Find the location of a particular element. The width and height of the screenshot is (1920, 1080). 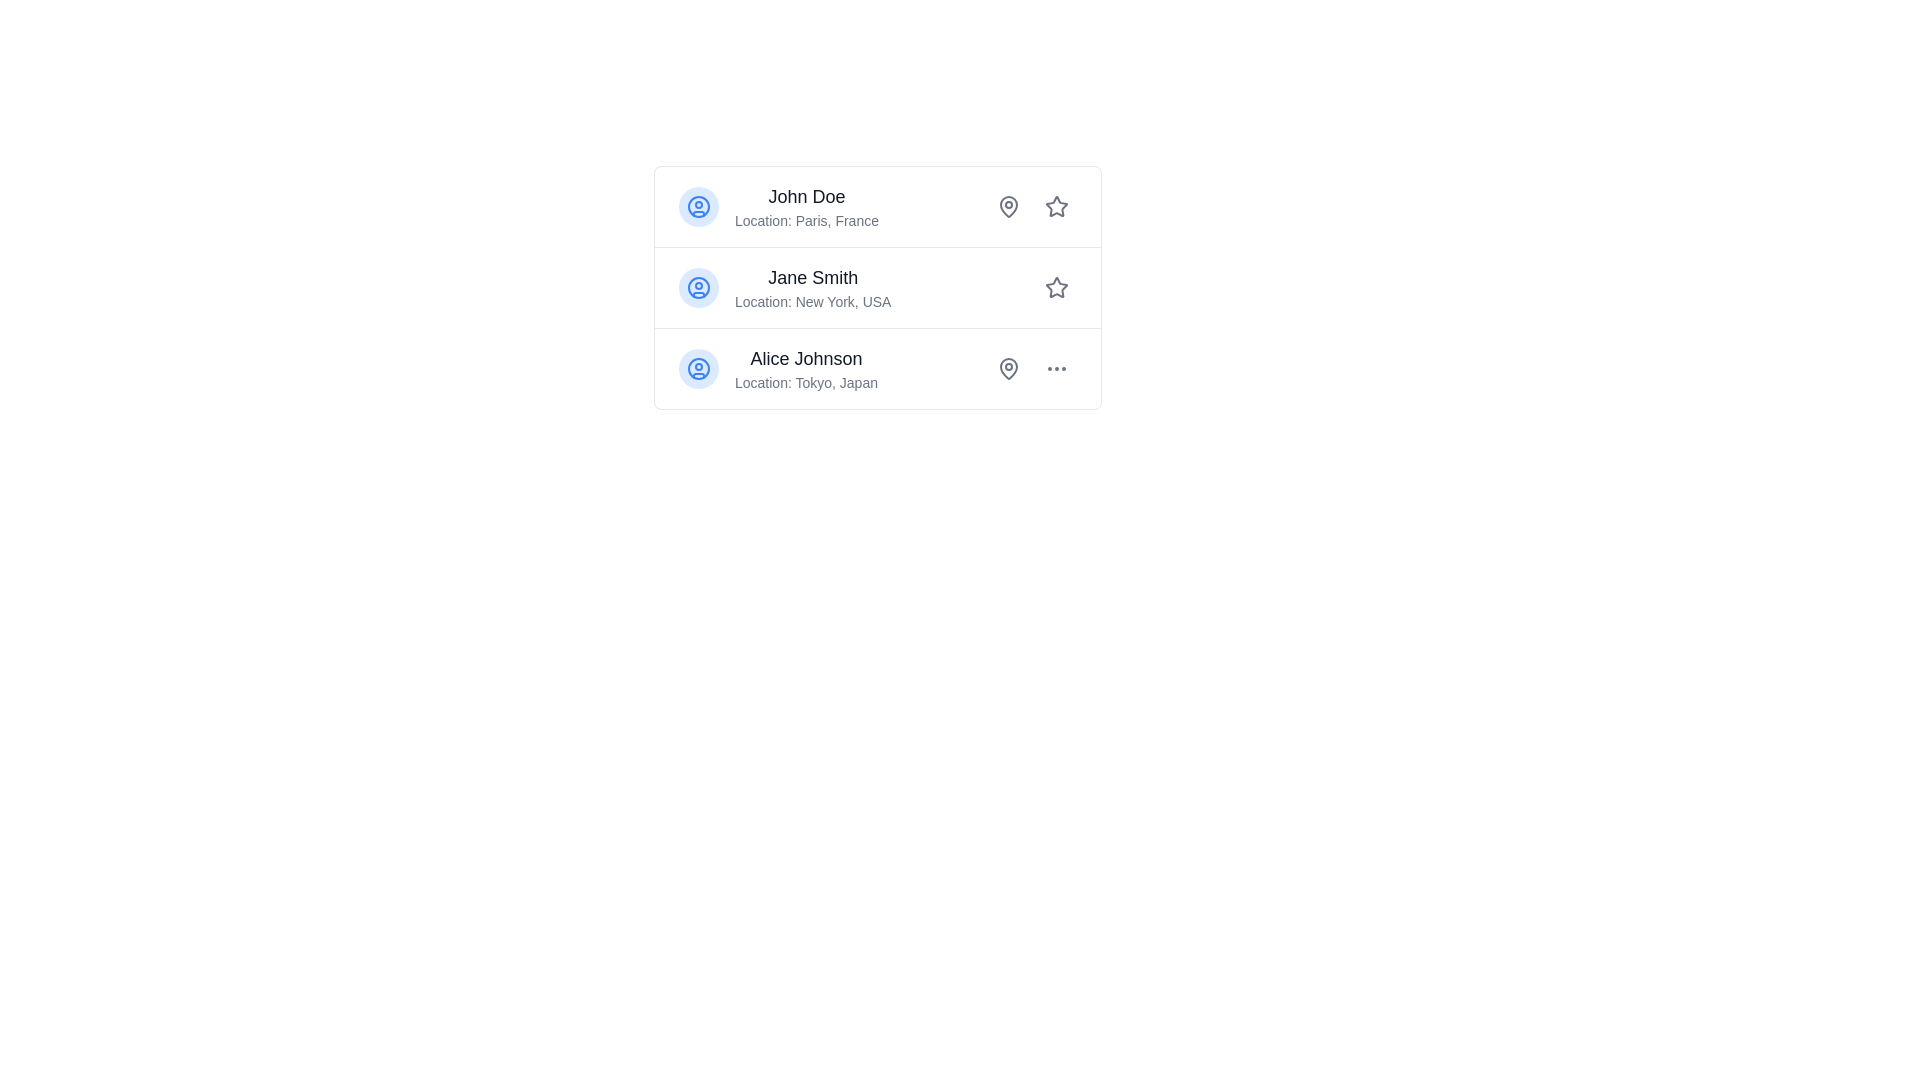

the user profile SVG icon representing 'Alice Johnson' located in the leftmost column of the third row for profile-related interactions is located at coordinates (699, 369).